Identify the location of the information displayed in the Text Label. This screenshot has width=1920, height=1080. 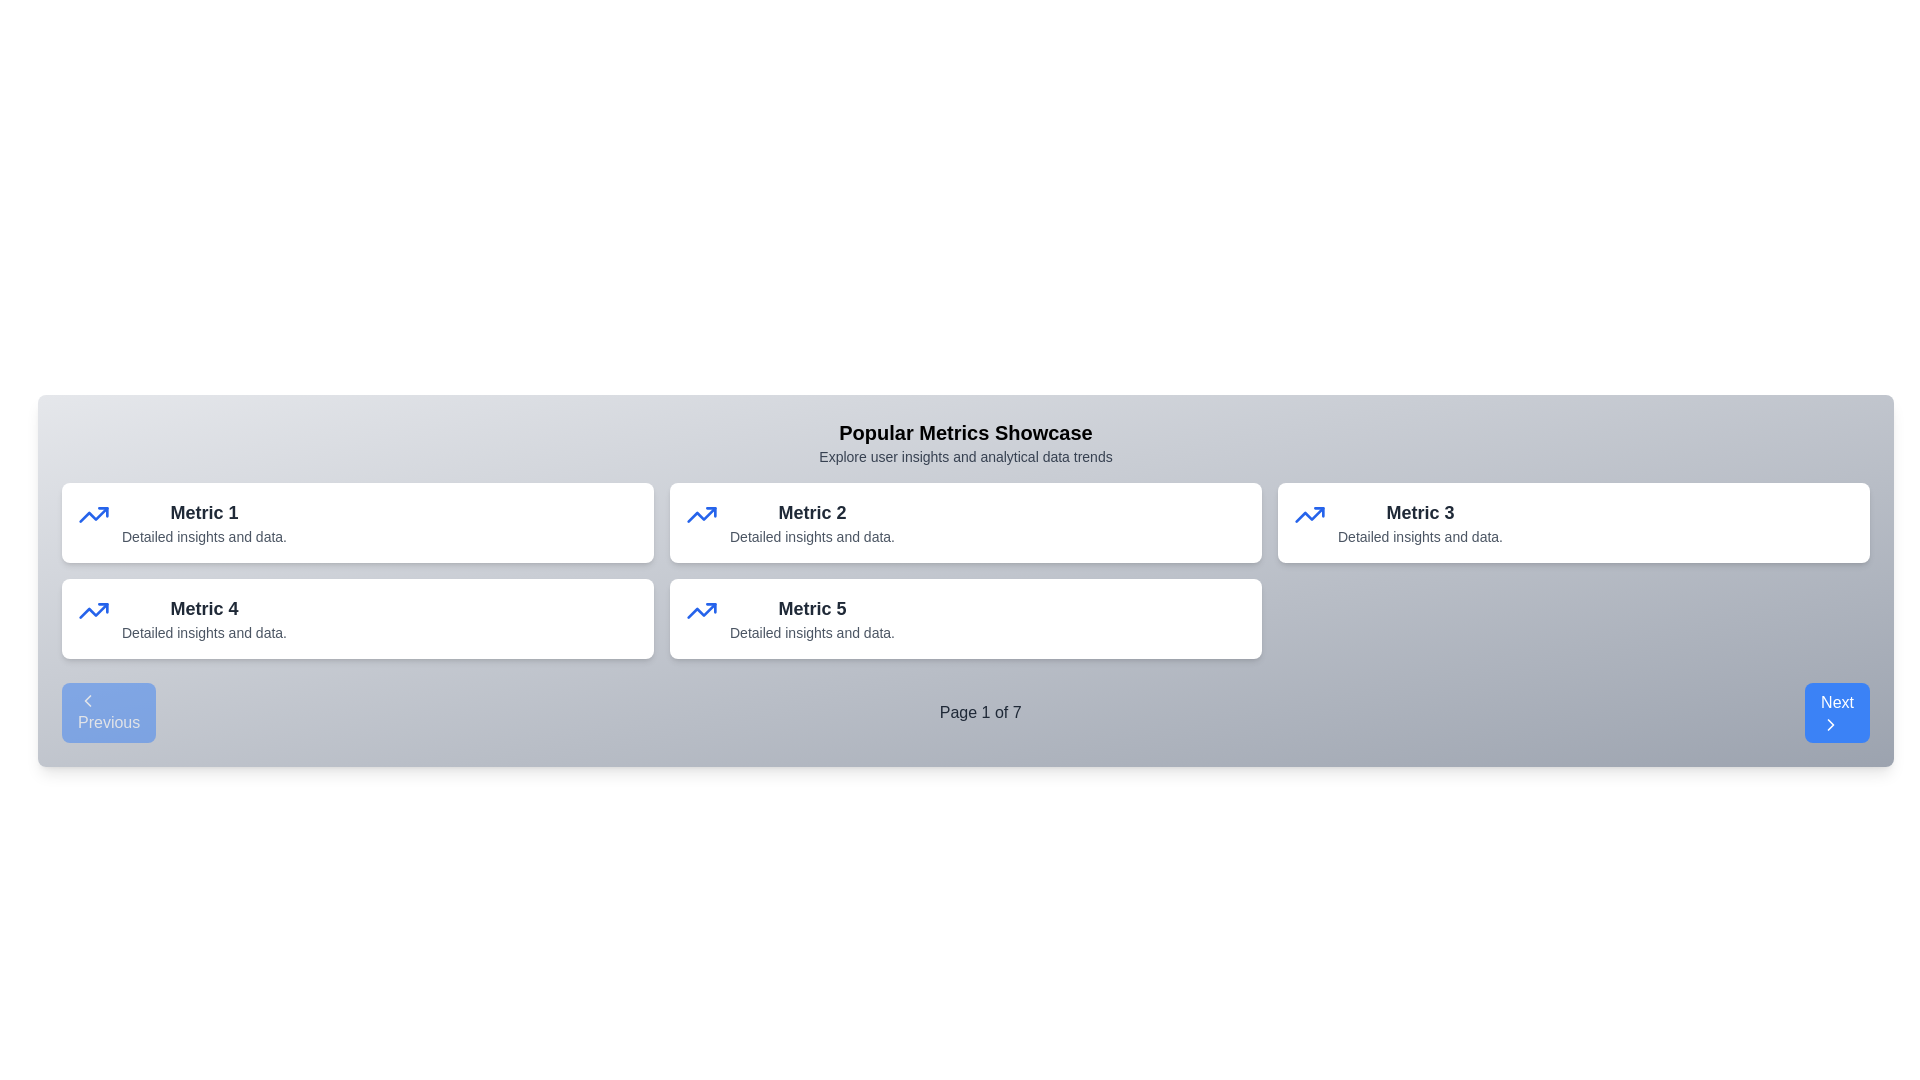
(806, 522).